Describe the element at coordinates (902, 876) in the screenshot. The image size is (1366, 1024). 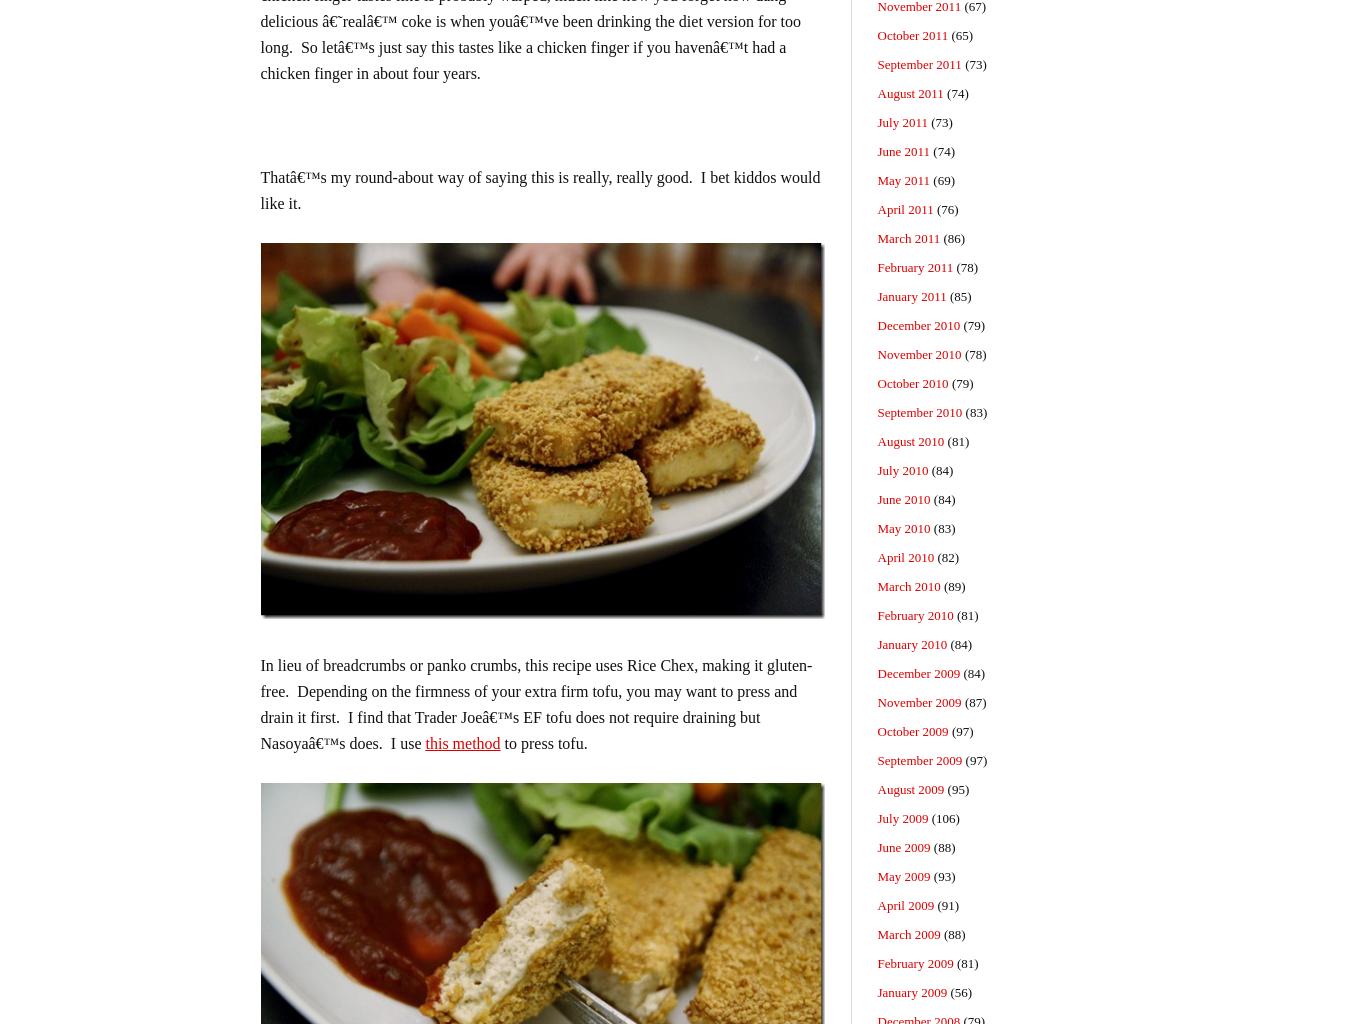
I see `'May 2009'` at that location.